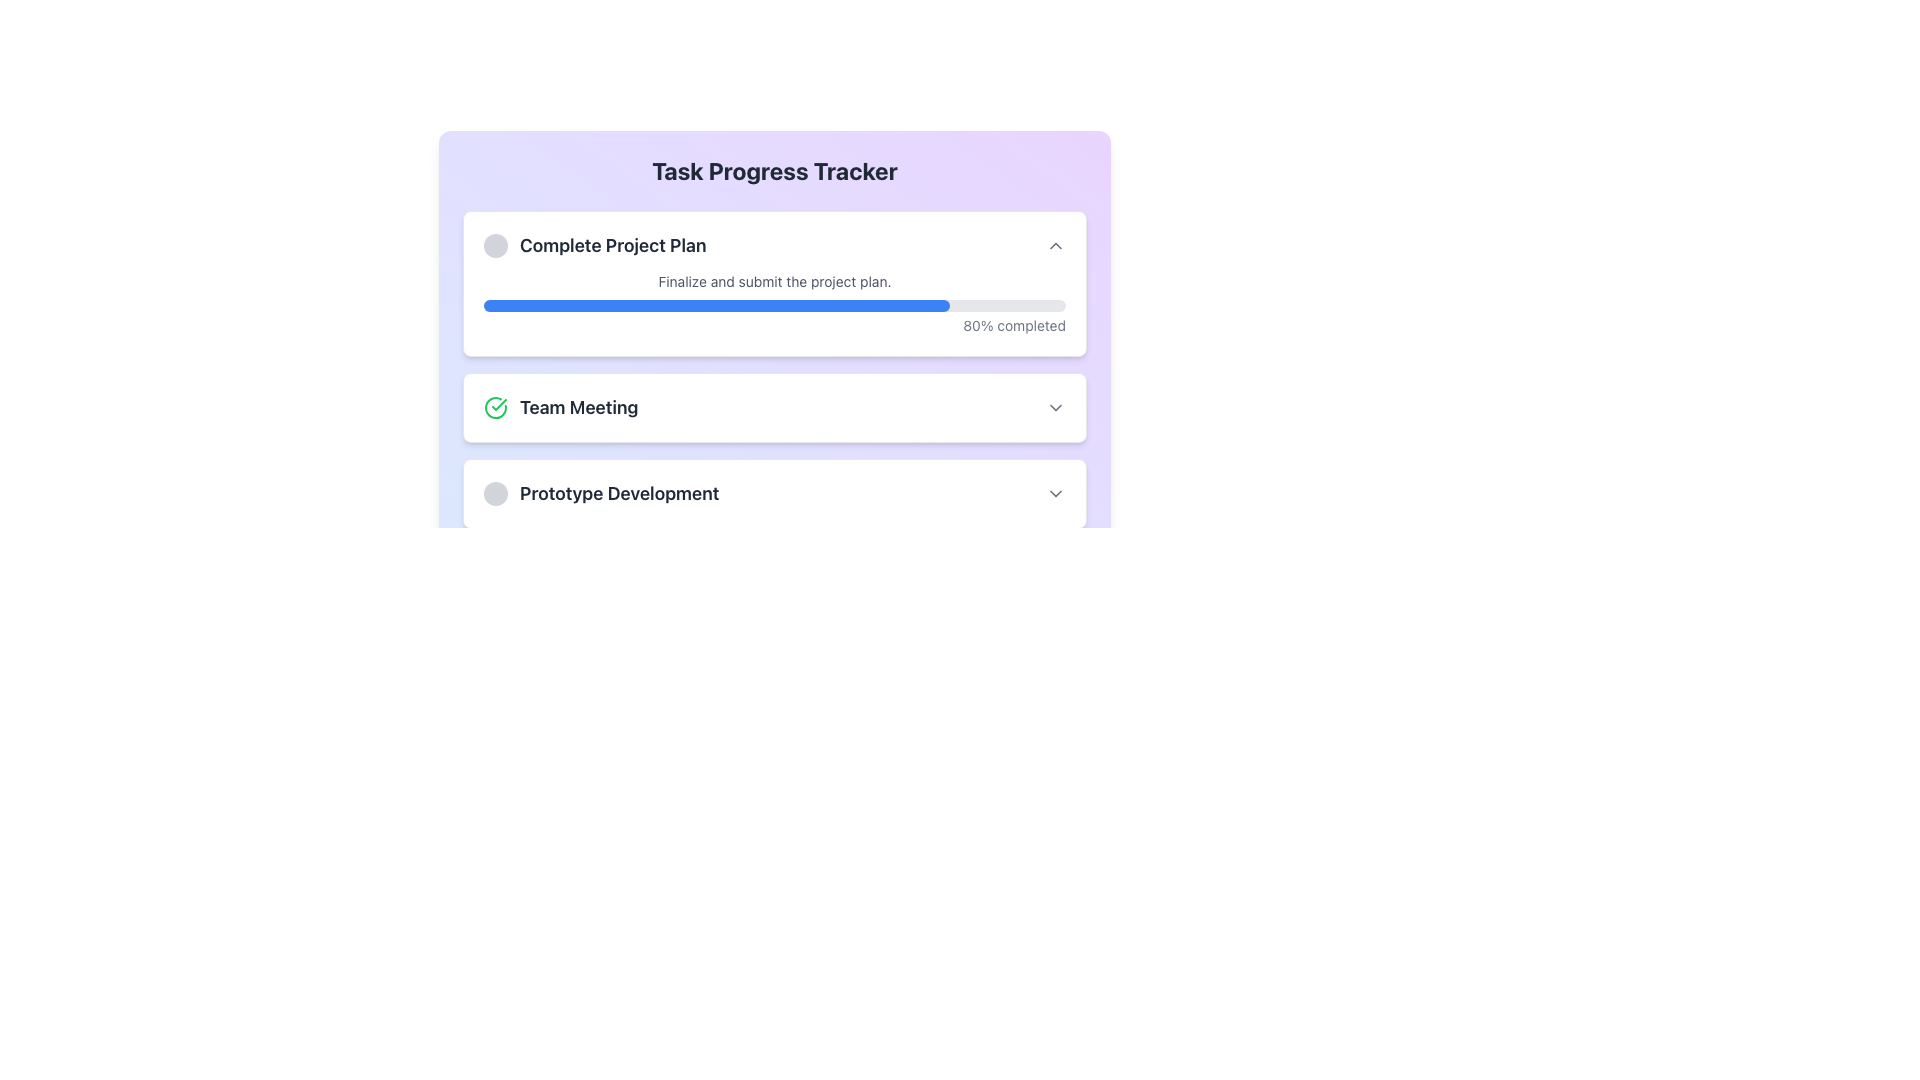 The height and width of the screenshot is (1080, 1920). I want to click on the bold, large-sized text label reading 'Task Progress Tracker' located at the top of the card interface, so click(773, 169).